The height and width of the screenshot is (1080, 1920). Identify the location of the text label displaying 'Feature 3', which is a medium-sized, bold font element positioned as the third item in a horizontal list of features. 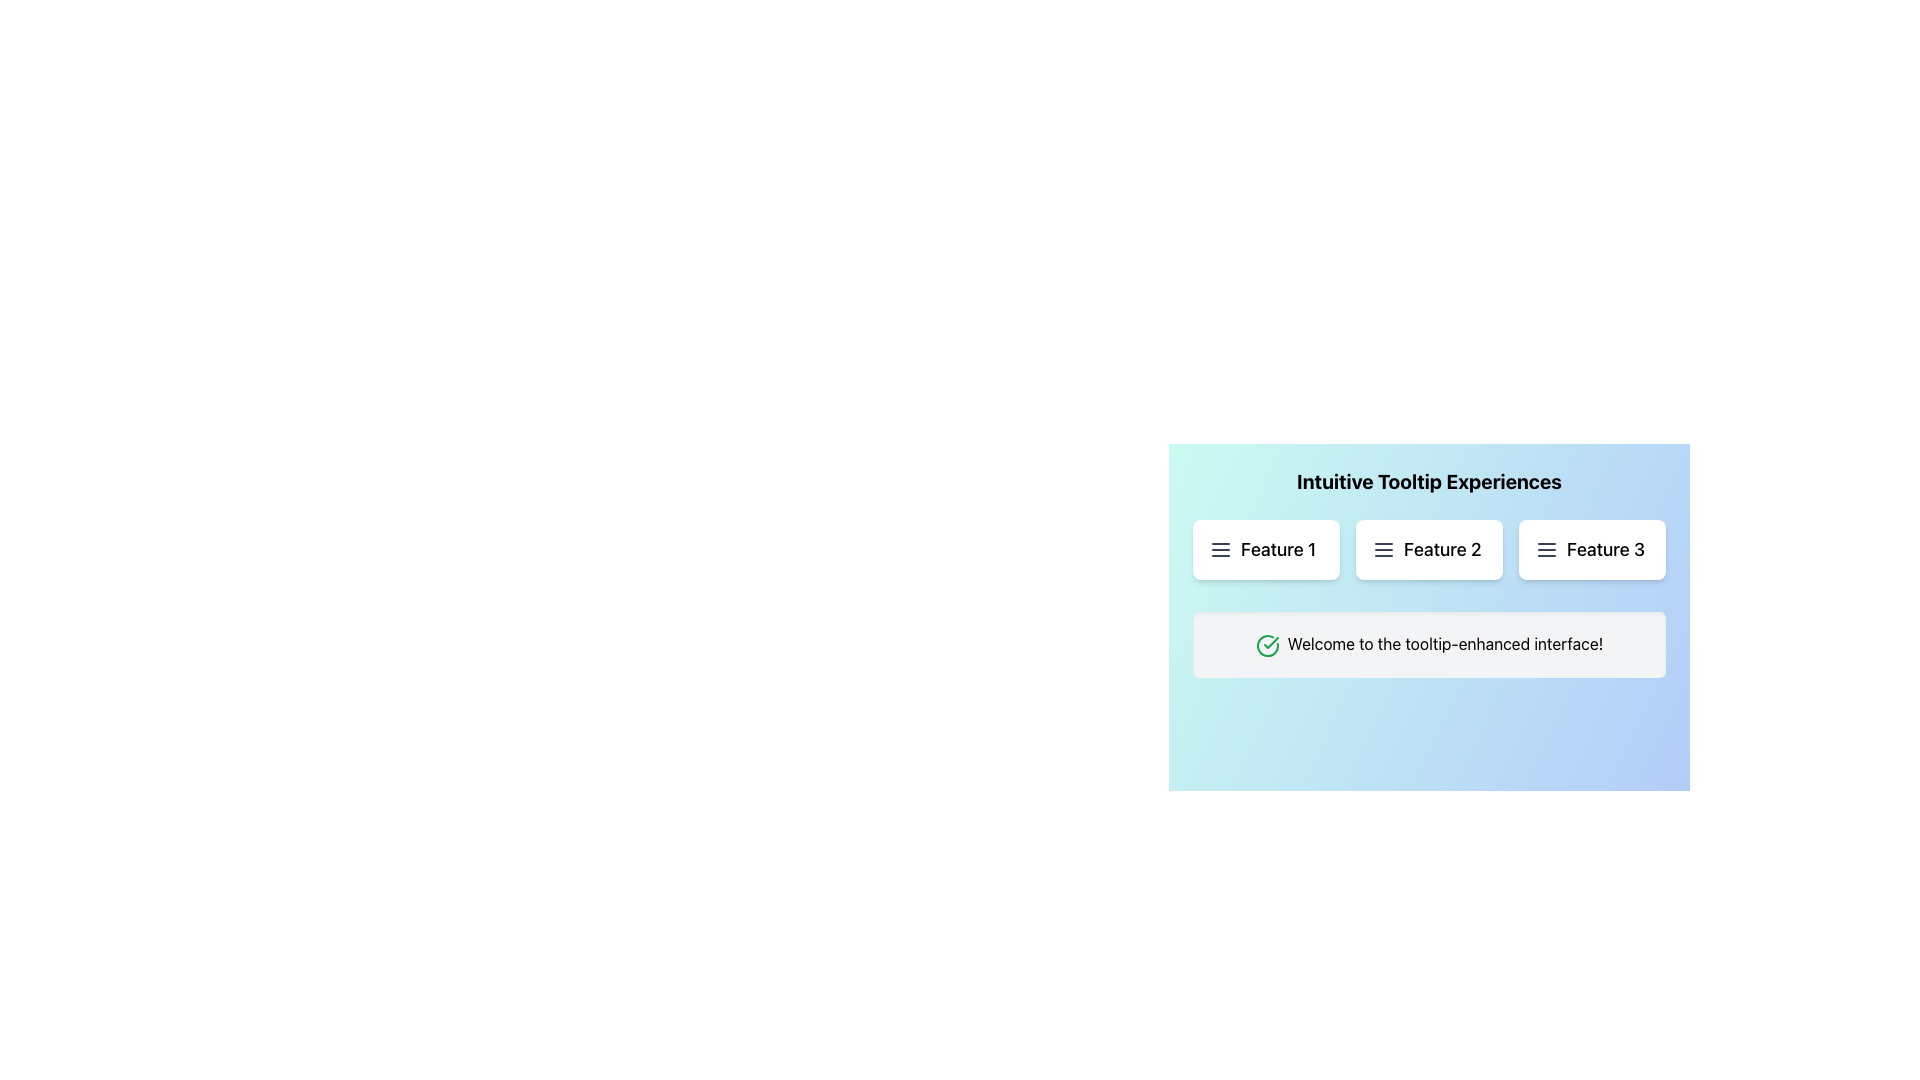
(1606, 550).